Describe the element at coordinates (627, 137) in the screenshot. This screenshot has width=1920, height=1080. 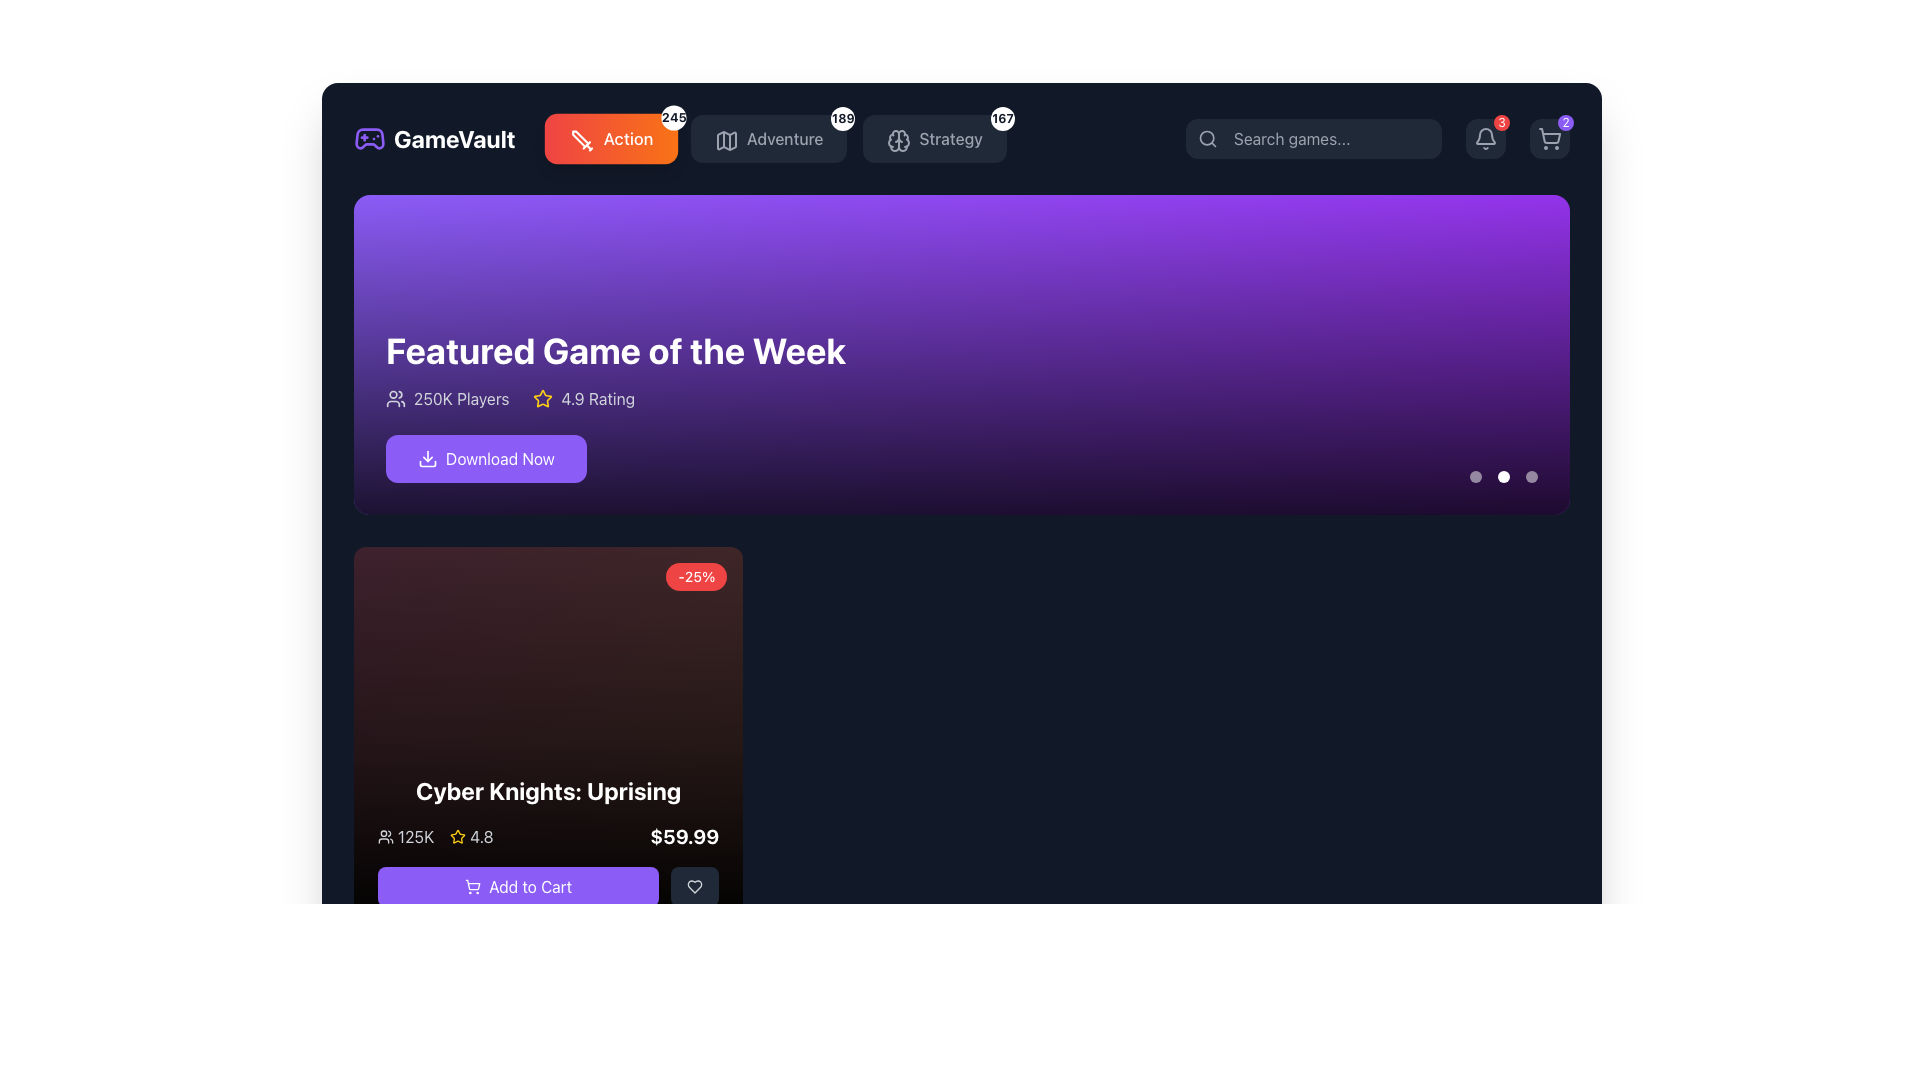
I see `the text label displaying 'Action' which is centered within the interactive button labeled 'Action245'` at that location.